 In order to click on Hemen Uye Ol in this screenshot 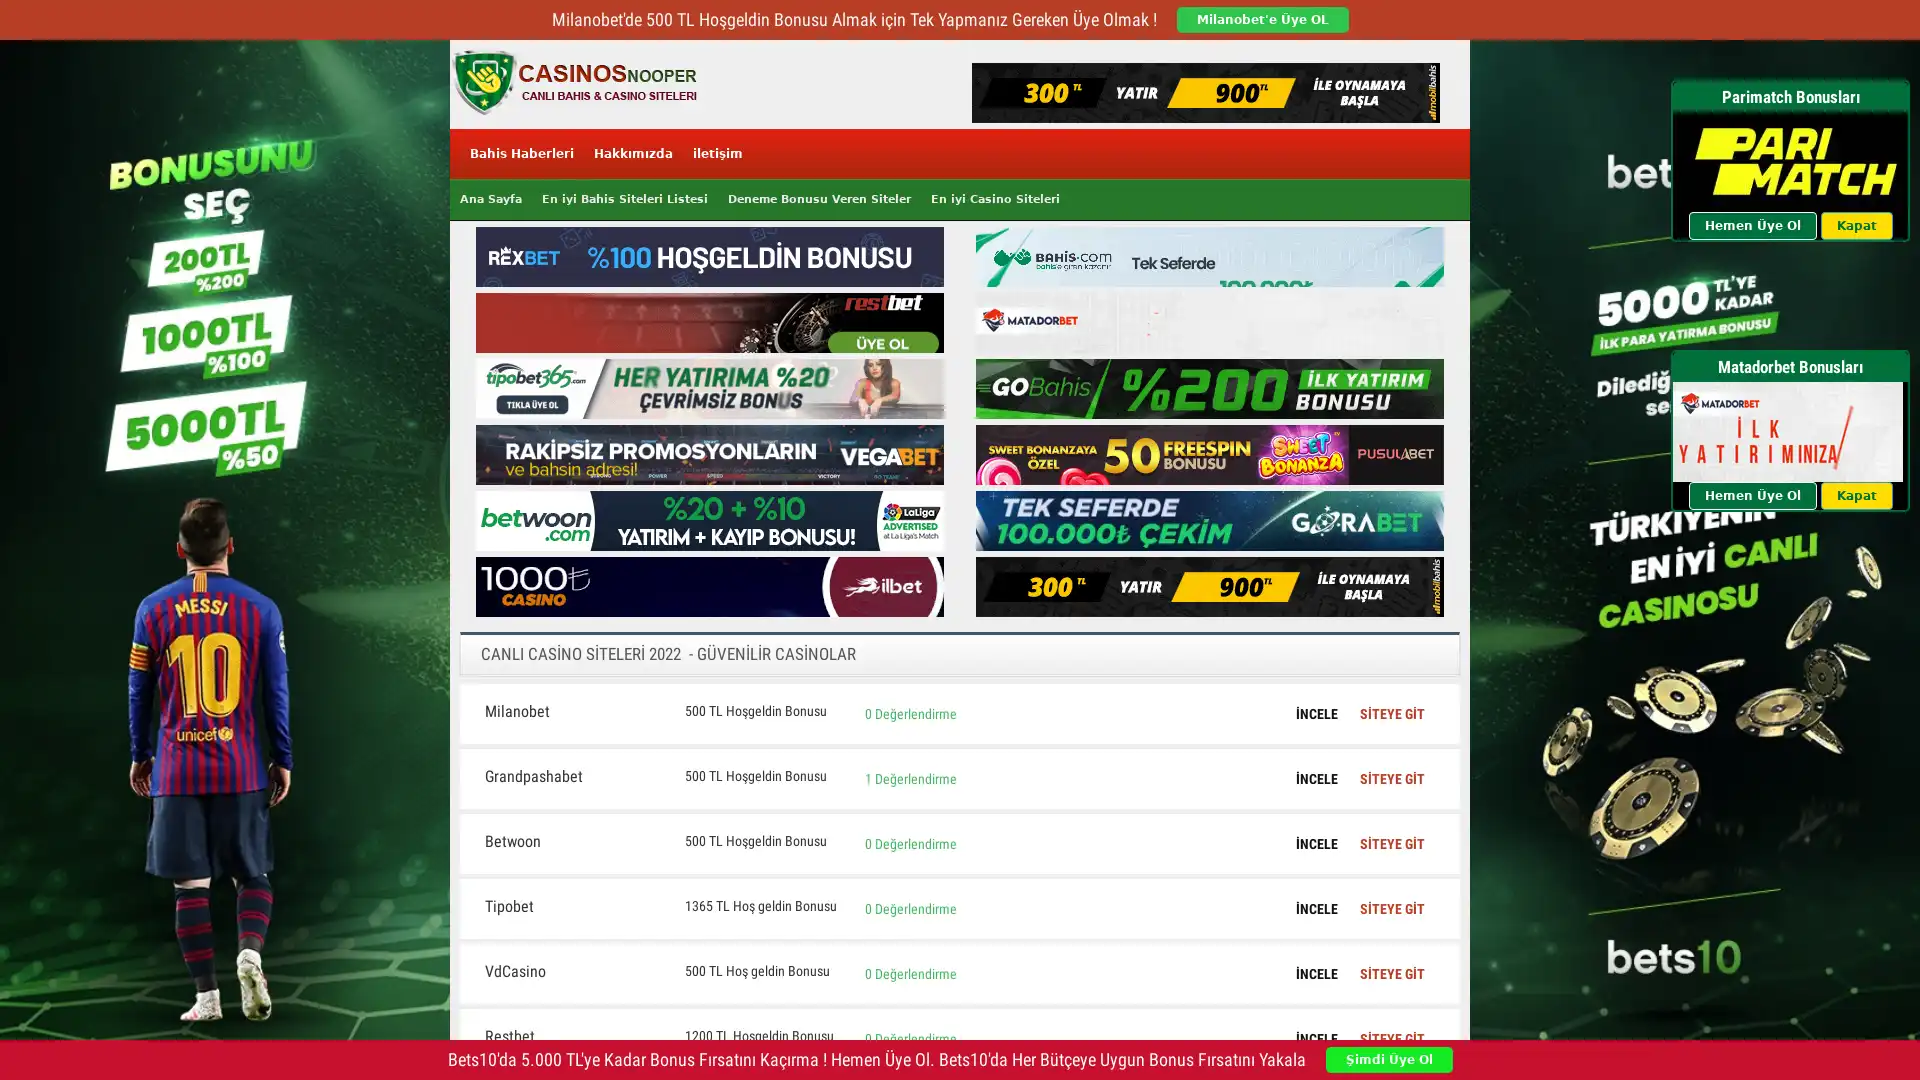, I will do `click(1751, 495)`.